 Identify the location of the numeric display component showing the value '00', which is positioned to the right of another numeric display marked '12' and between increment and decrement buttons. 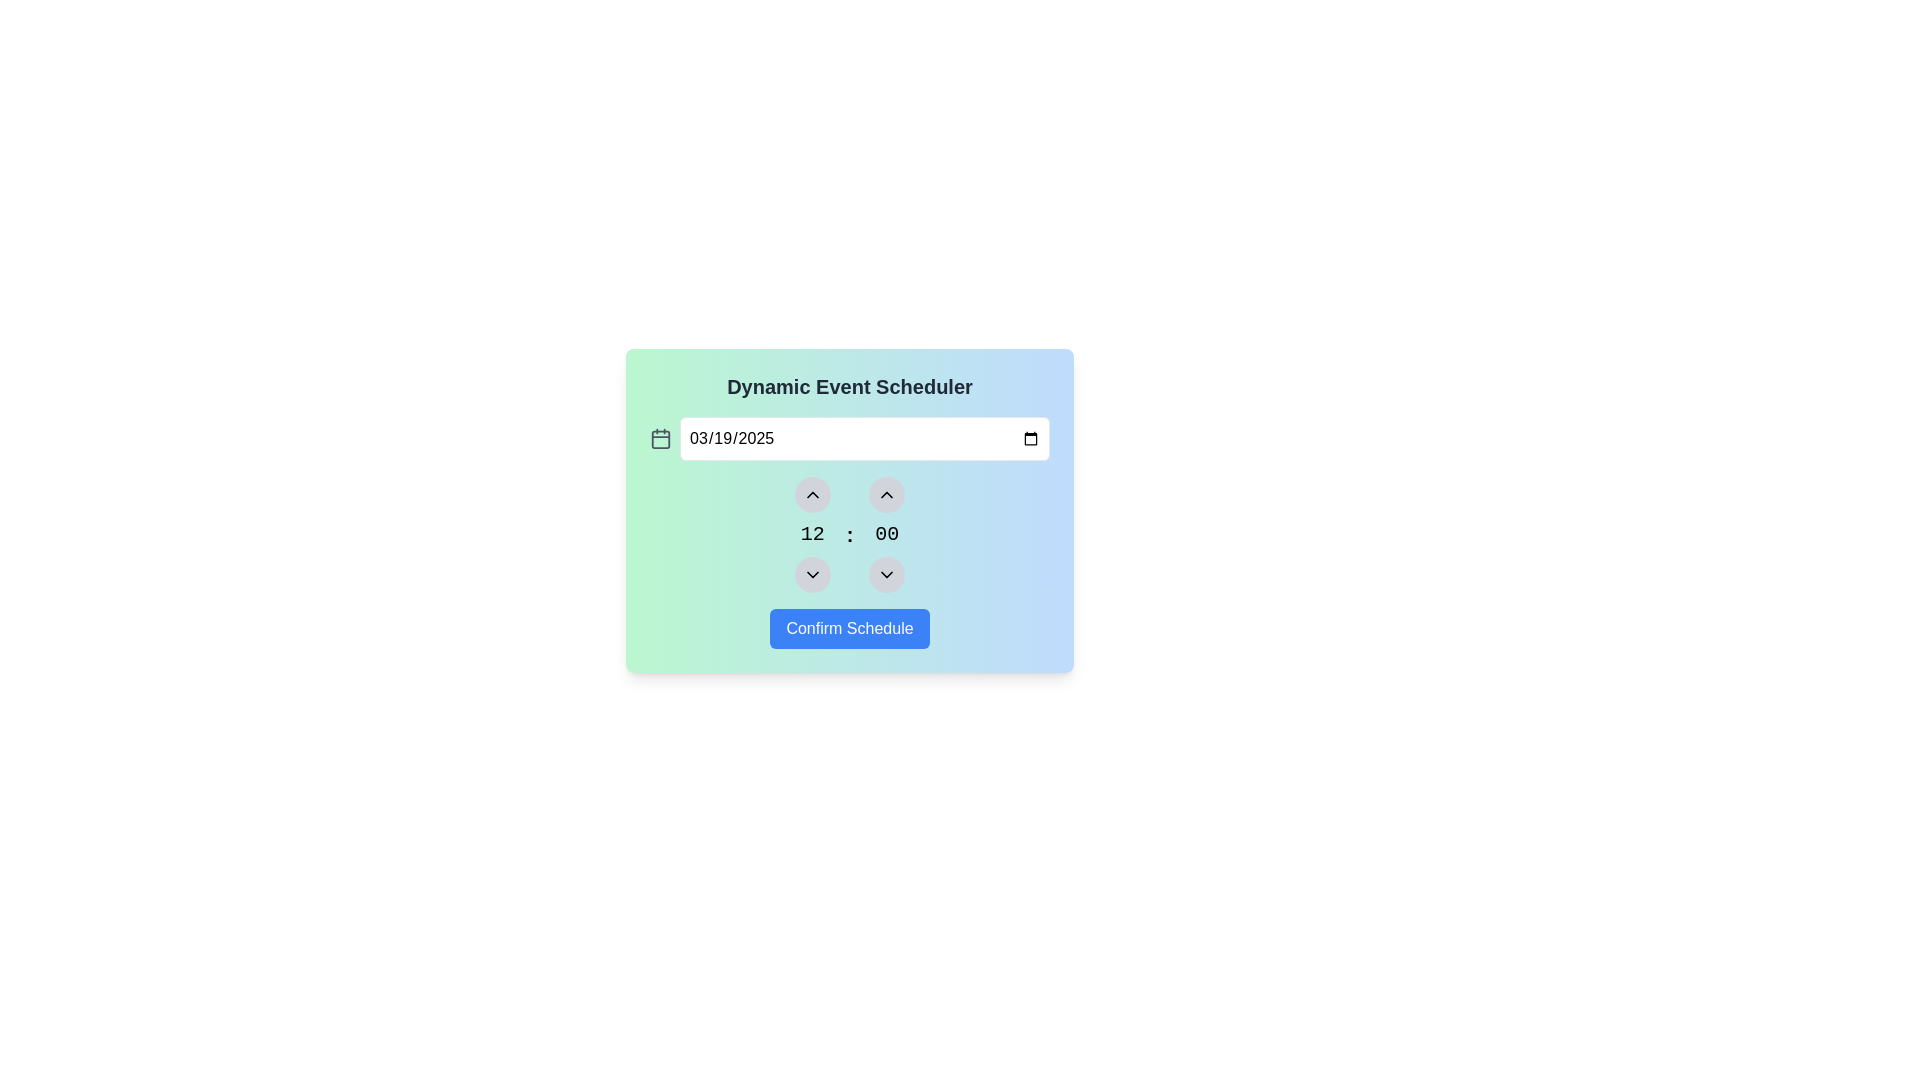
(886, 534).